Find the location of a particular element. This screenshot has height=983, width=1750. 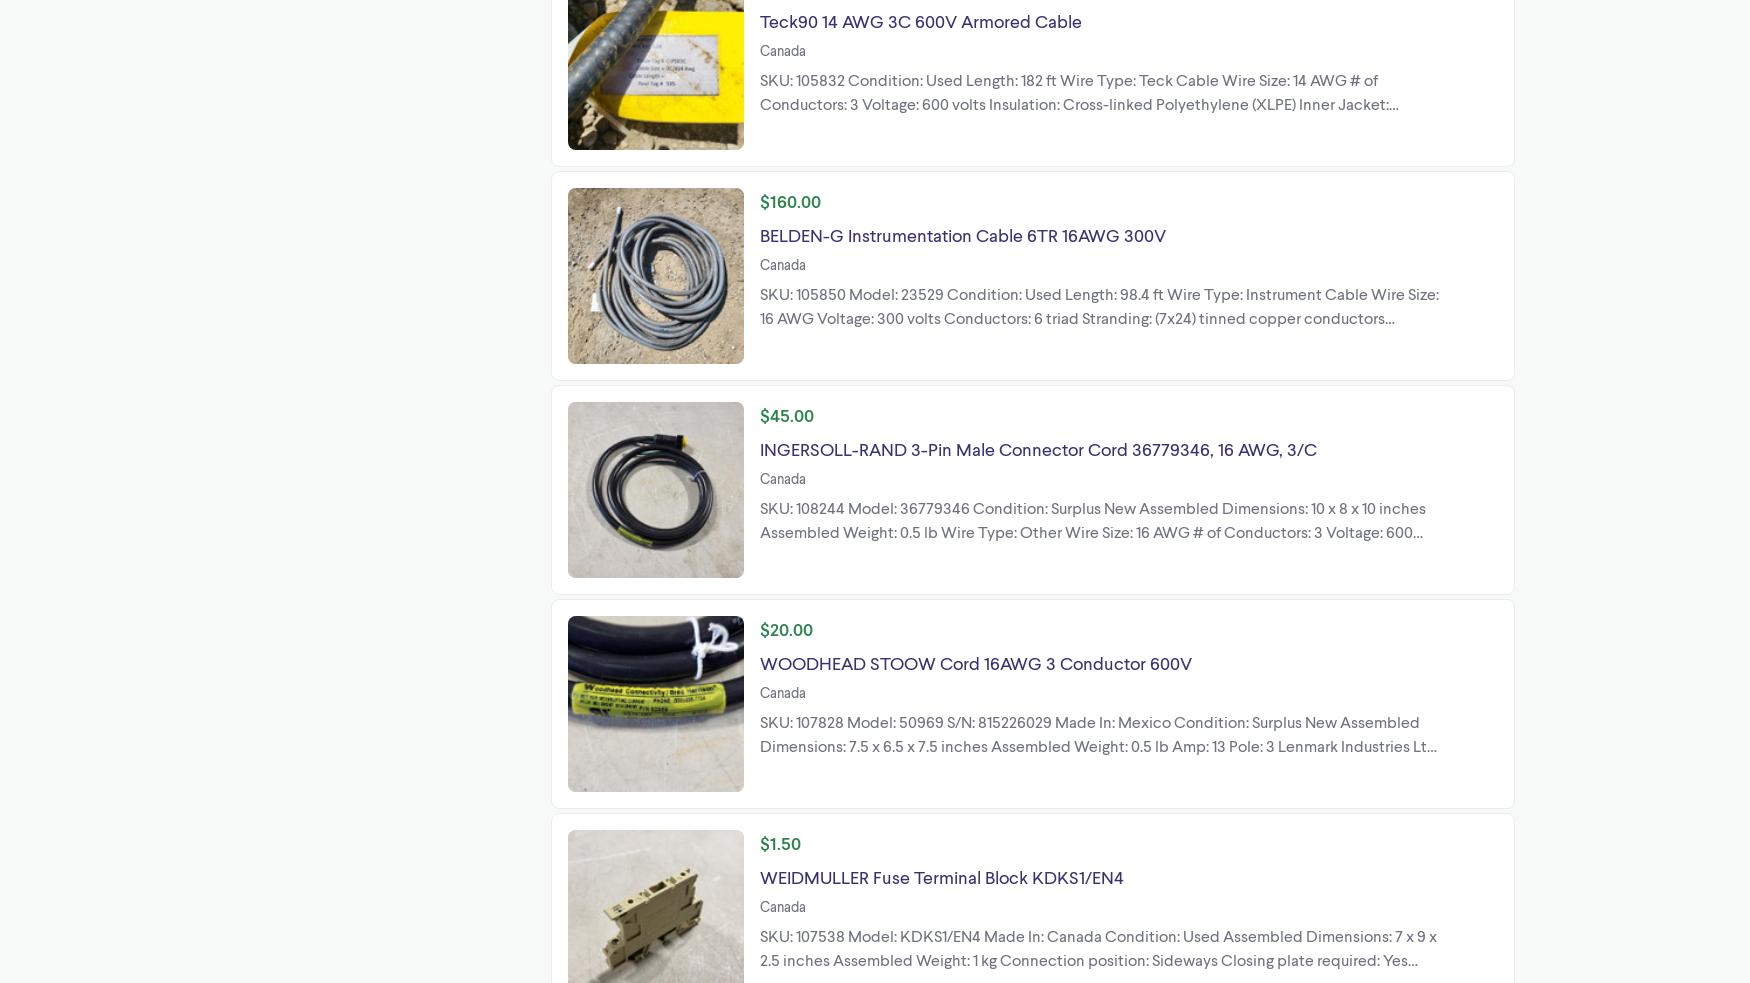

'$45.00' is located at coordinates (785, 413).